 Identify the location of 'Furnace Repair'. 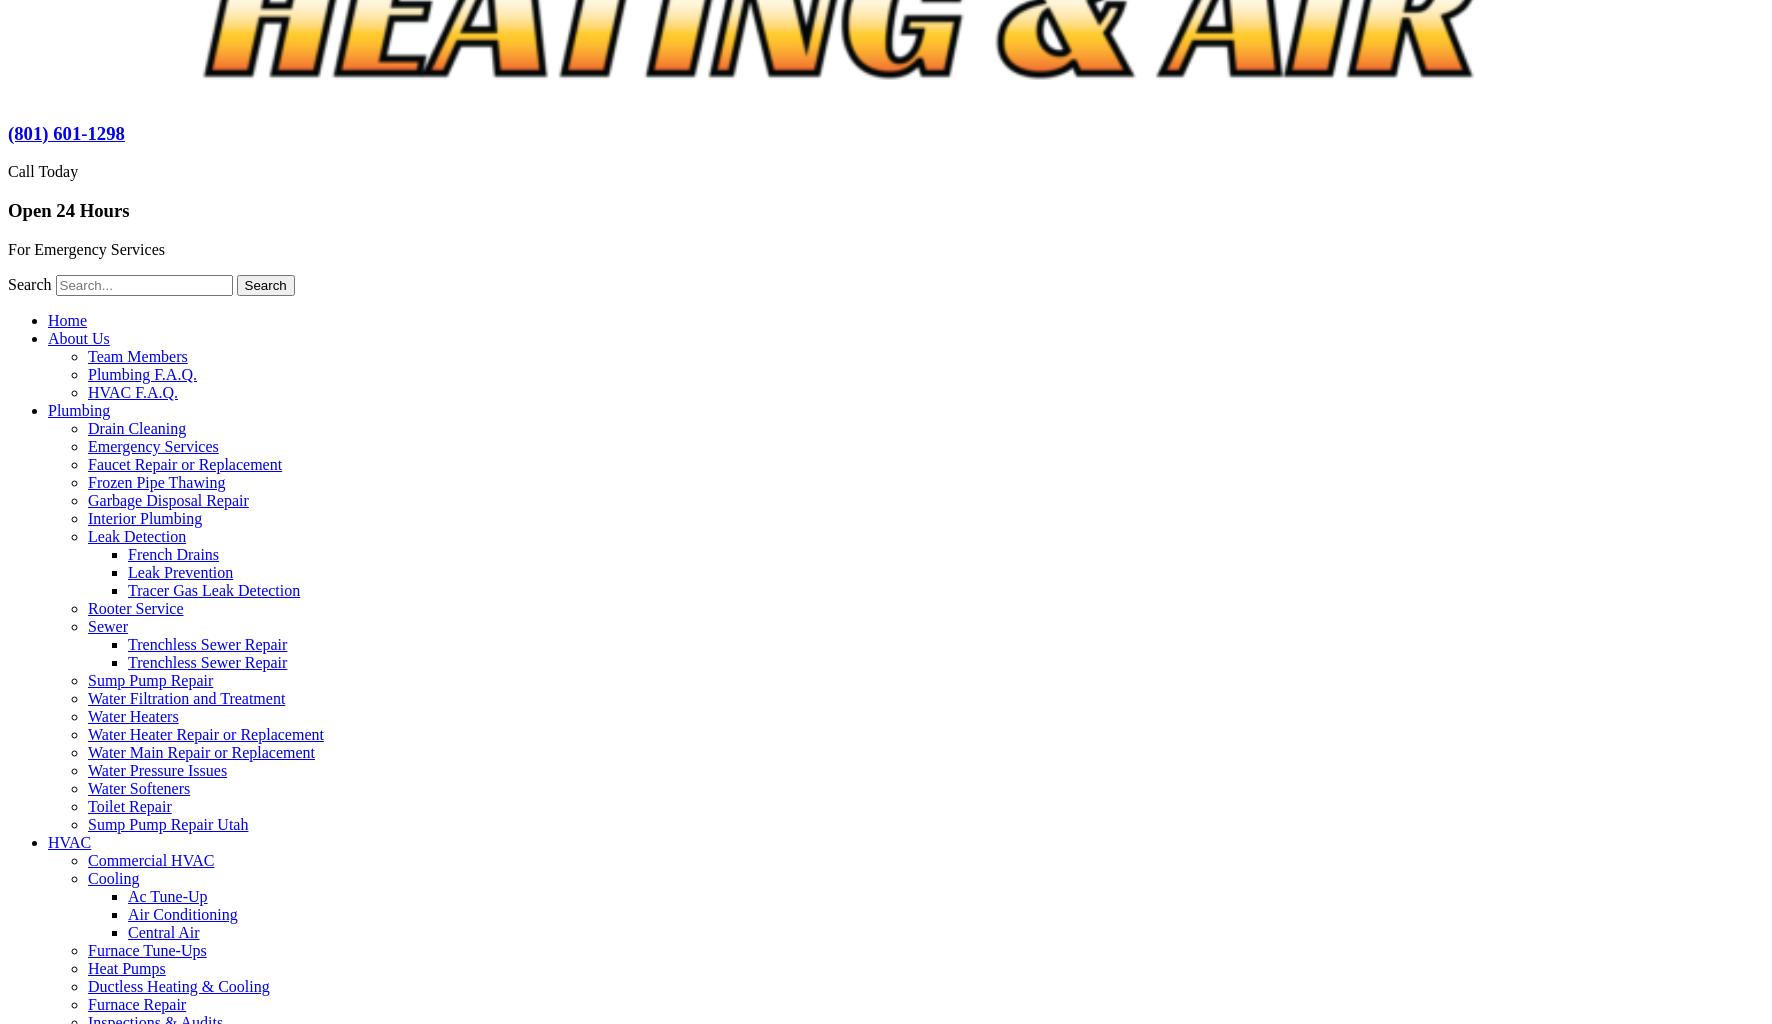
(136, 1002).